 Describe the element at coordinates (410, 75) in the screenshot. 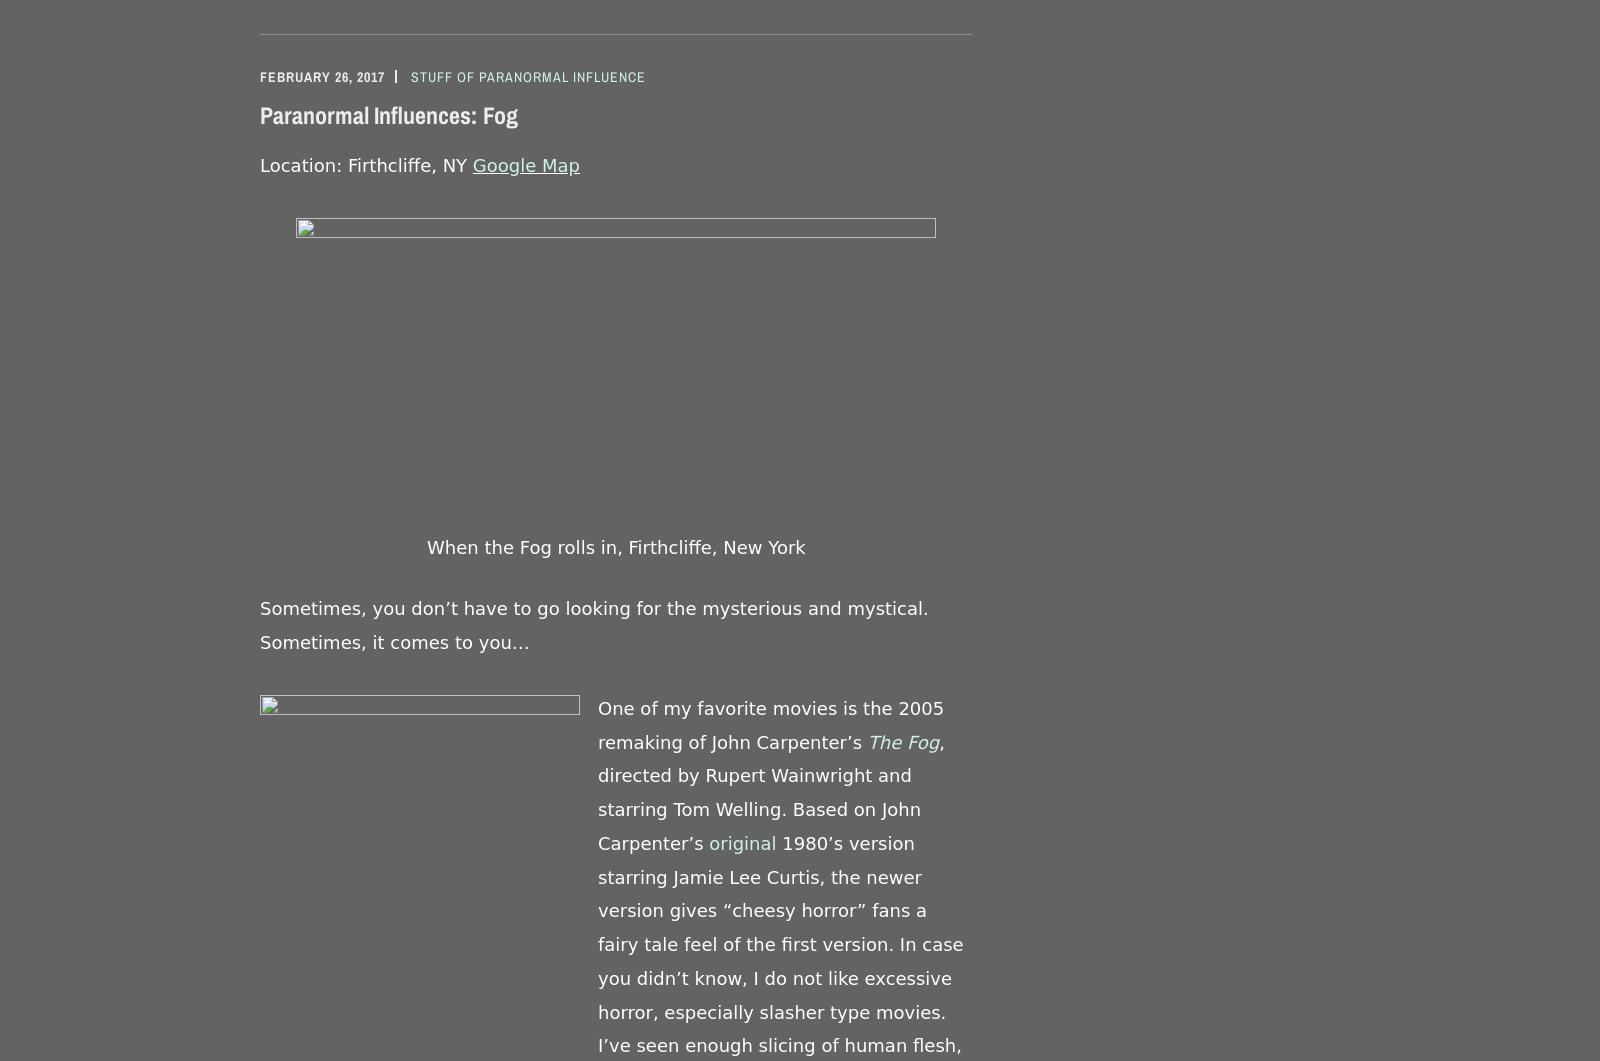

I see `'Stuff of Paranormal Influence'` at that location.